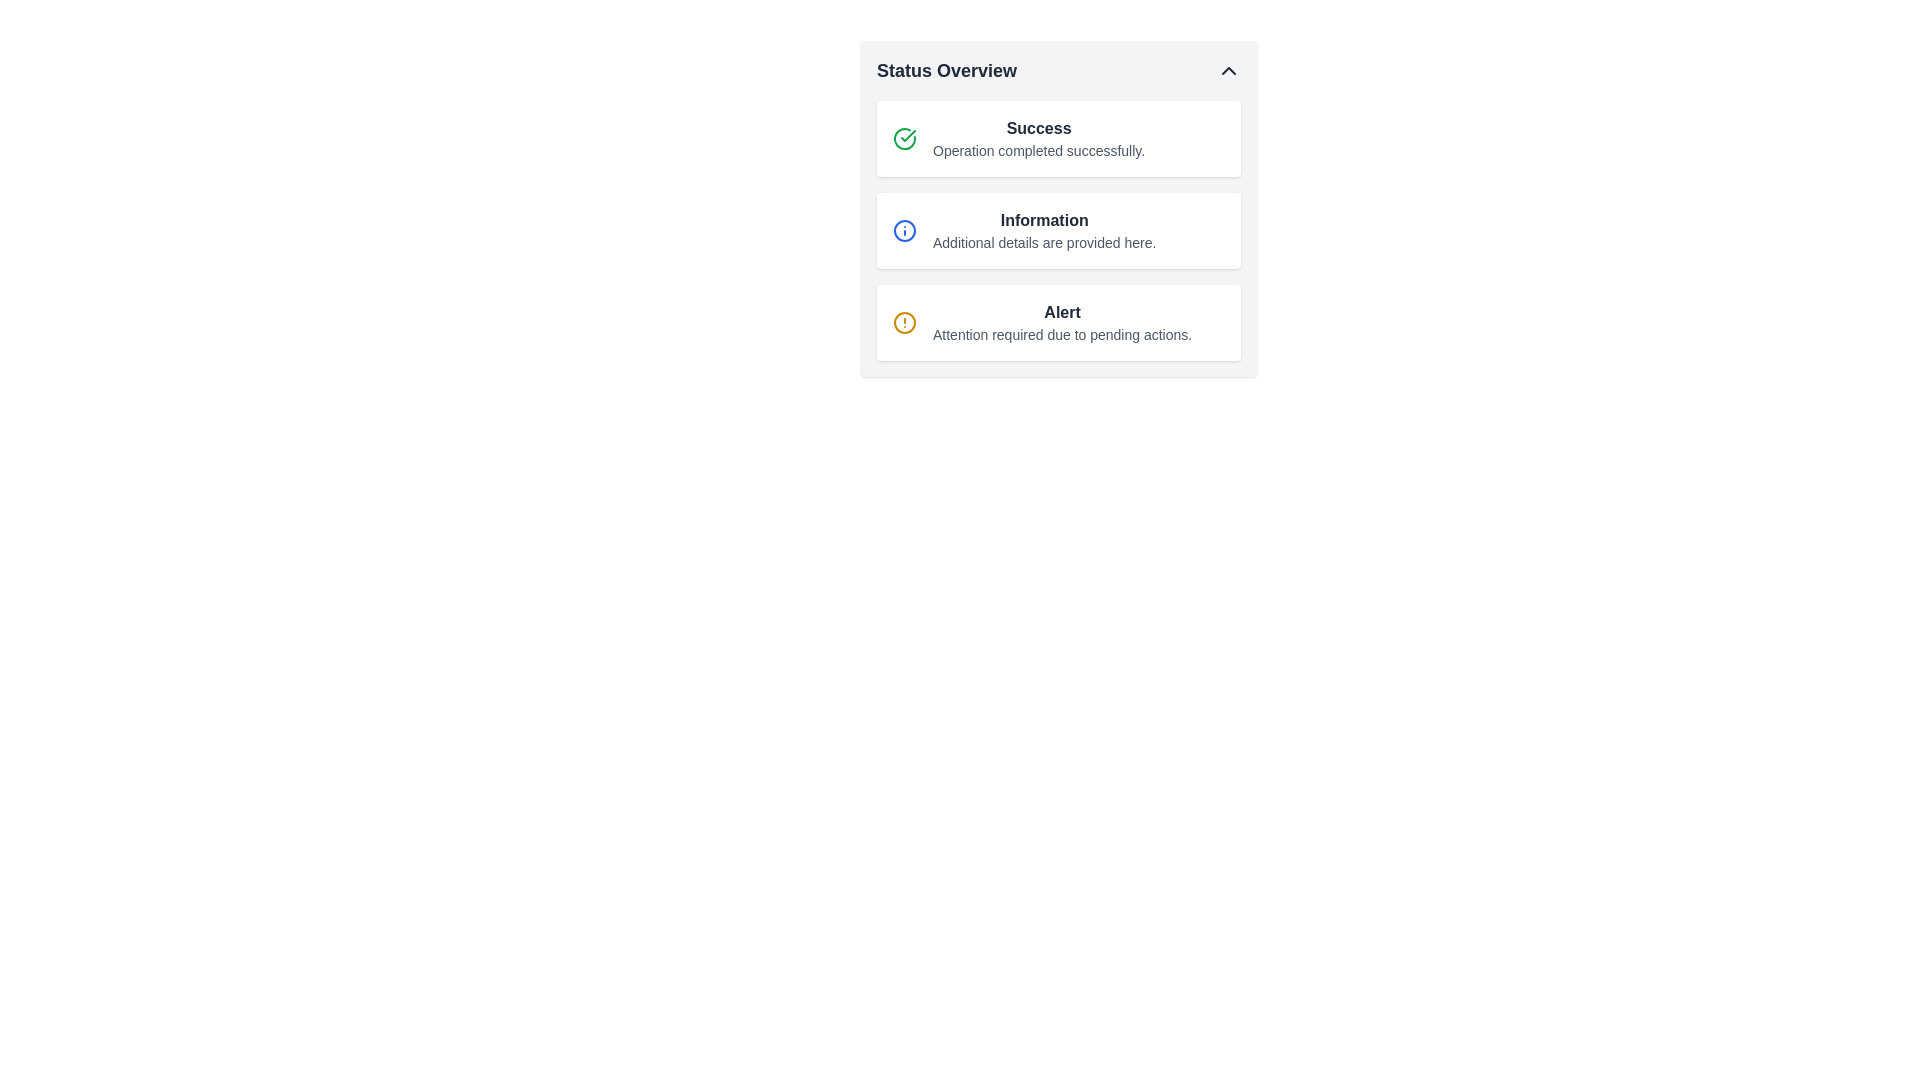  What do you see at coordinates (1043, 220) in the screenshot?
I see `the header text in the second card of the 'Status Overview' section, which indicates the nature of the content below it` at bounding box center [1043, 220].